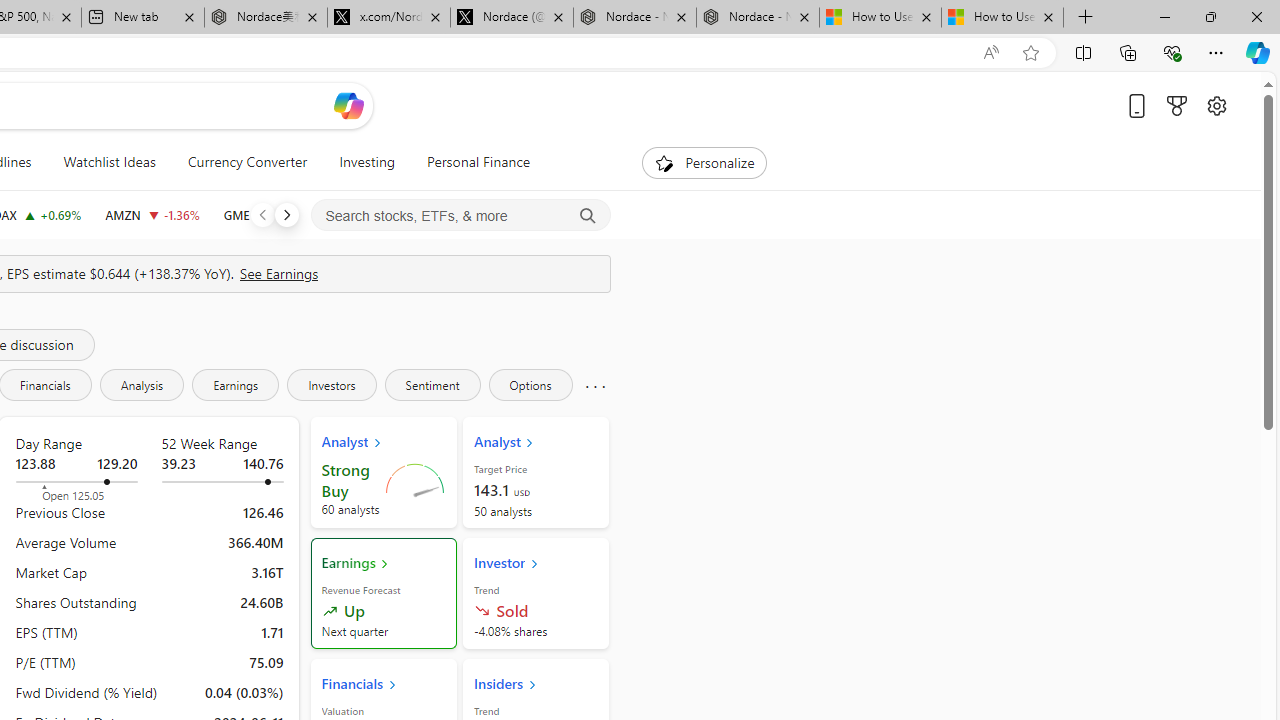 This screenshot has height=720, width=1280. What do you see at coordinates (332, 384) in the screenshot?
I see `'Investors'` at bounding box center [332, 384].